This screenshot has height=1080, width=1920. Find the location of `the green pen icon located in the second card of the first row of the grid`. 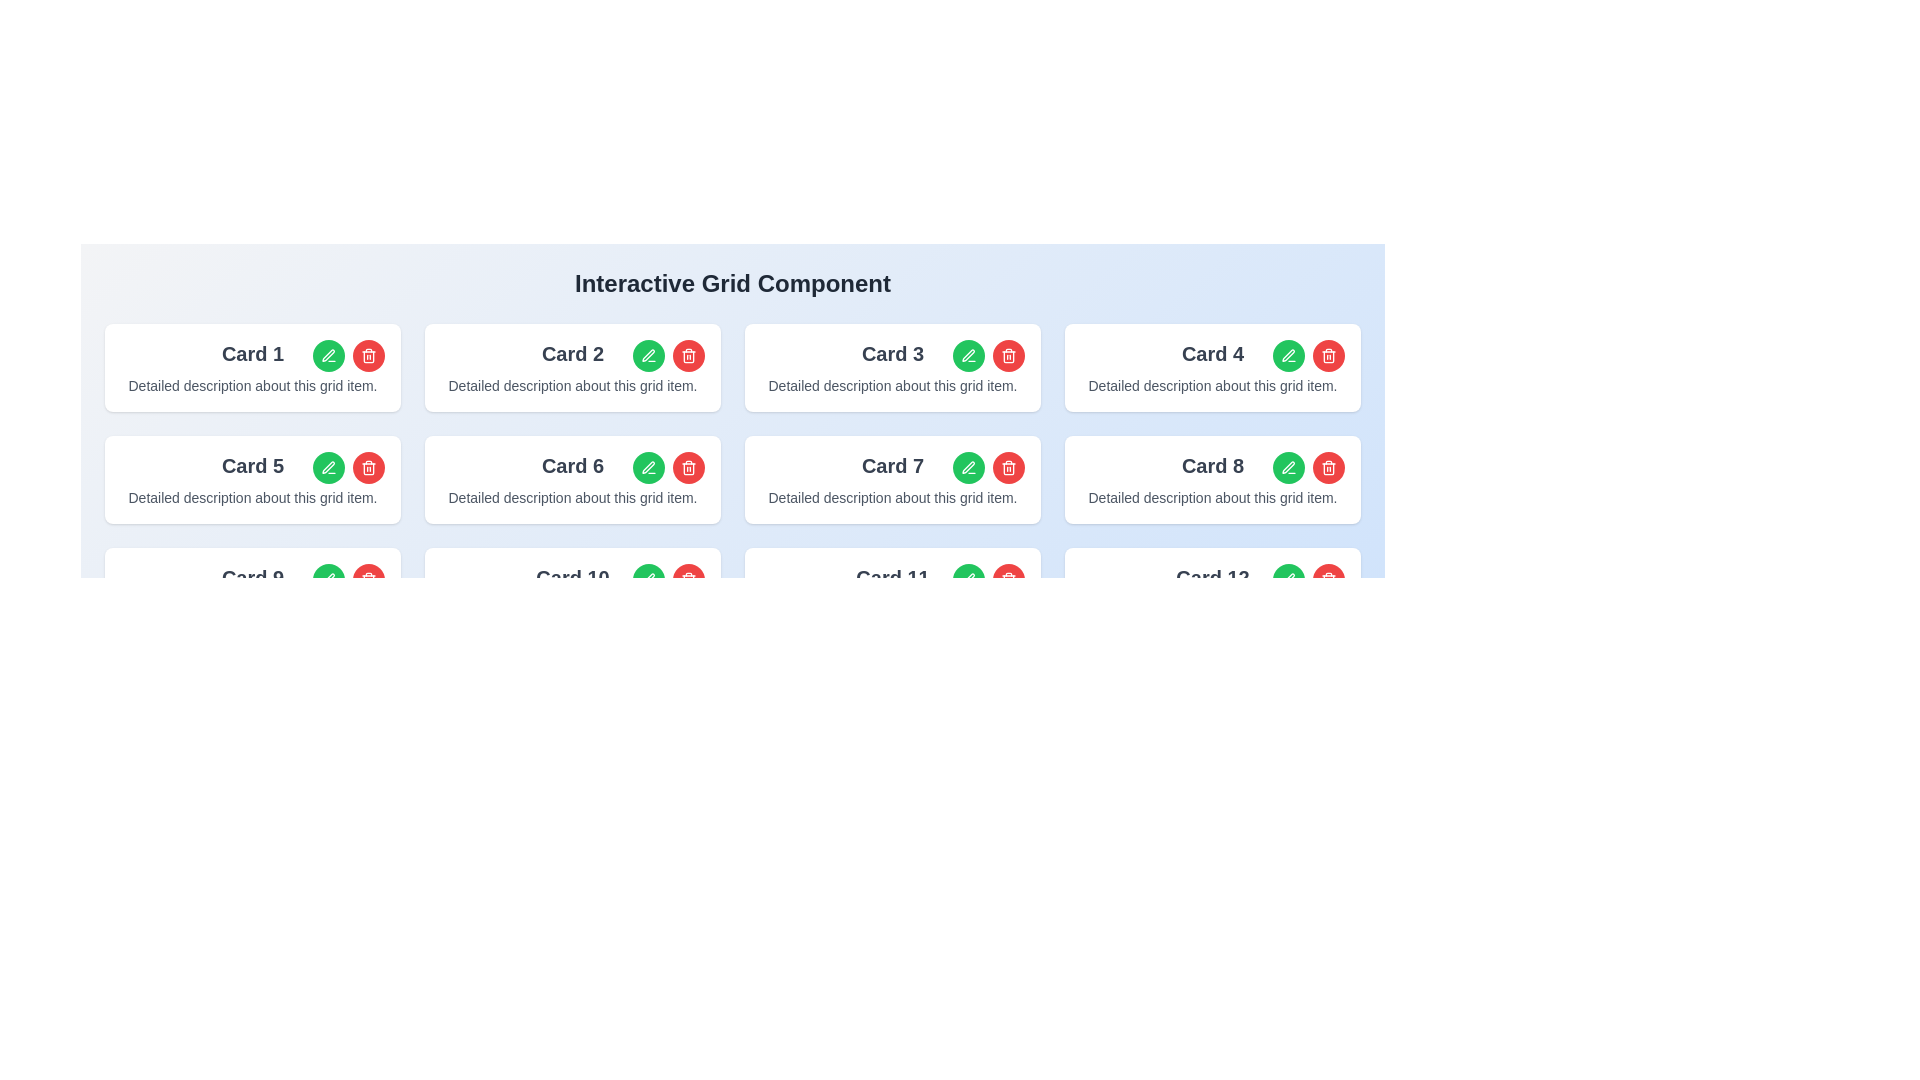

the green pen icon located in the second card of the first row of the grid is located at coordinates (648, 354).